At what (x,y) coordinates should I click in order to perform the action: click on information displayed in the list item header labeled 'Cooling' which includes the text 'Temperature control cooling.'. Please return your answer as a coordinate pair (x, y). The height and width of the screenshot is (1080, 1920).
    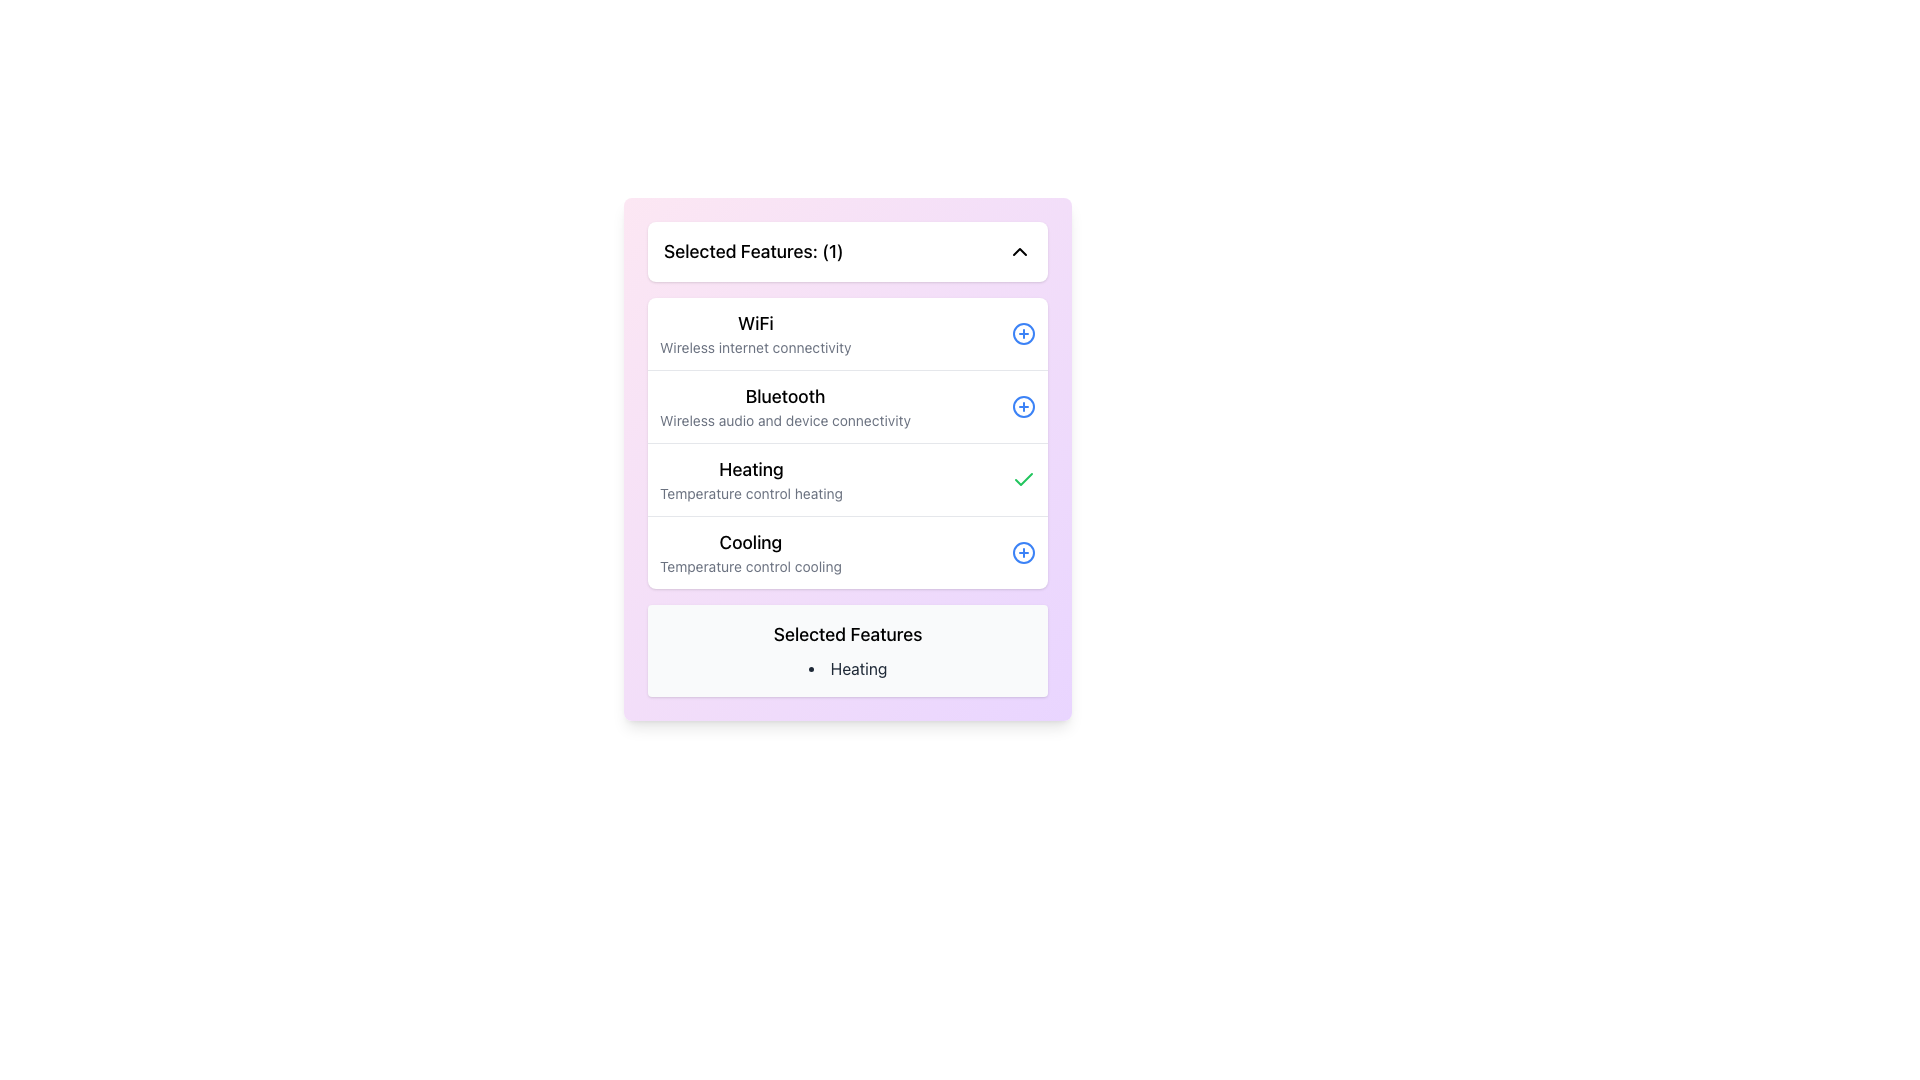
    Looking at the image, I should click on (749, 552).